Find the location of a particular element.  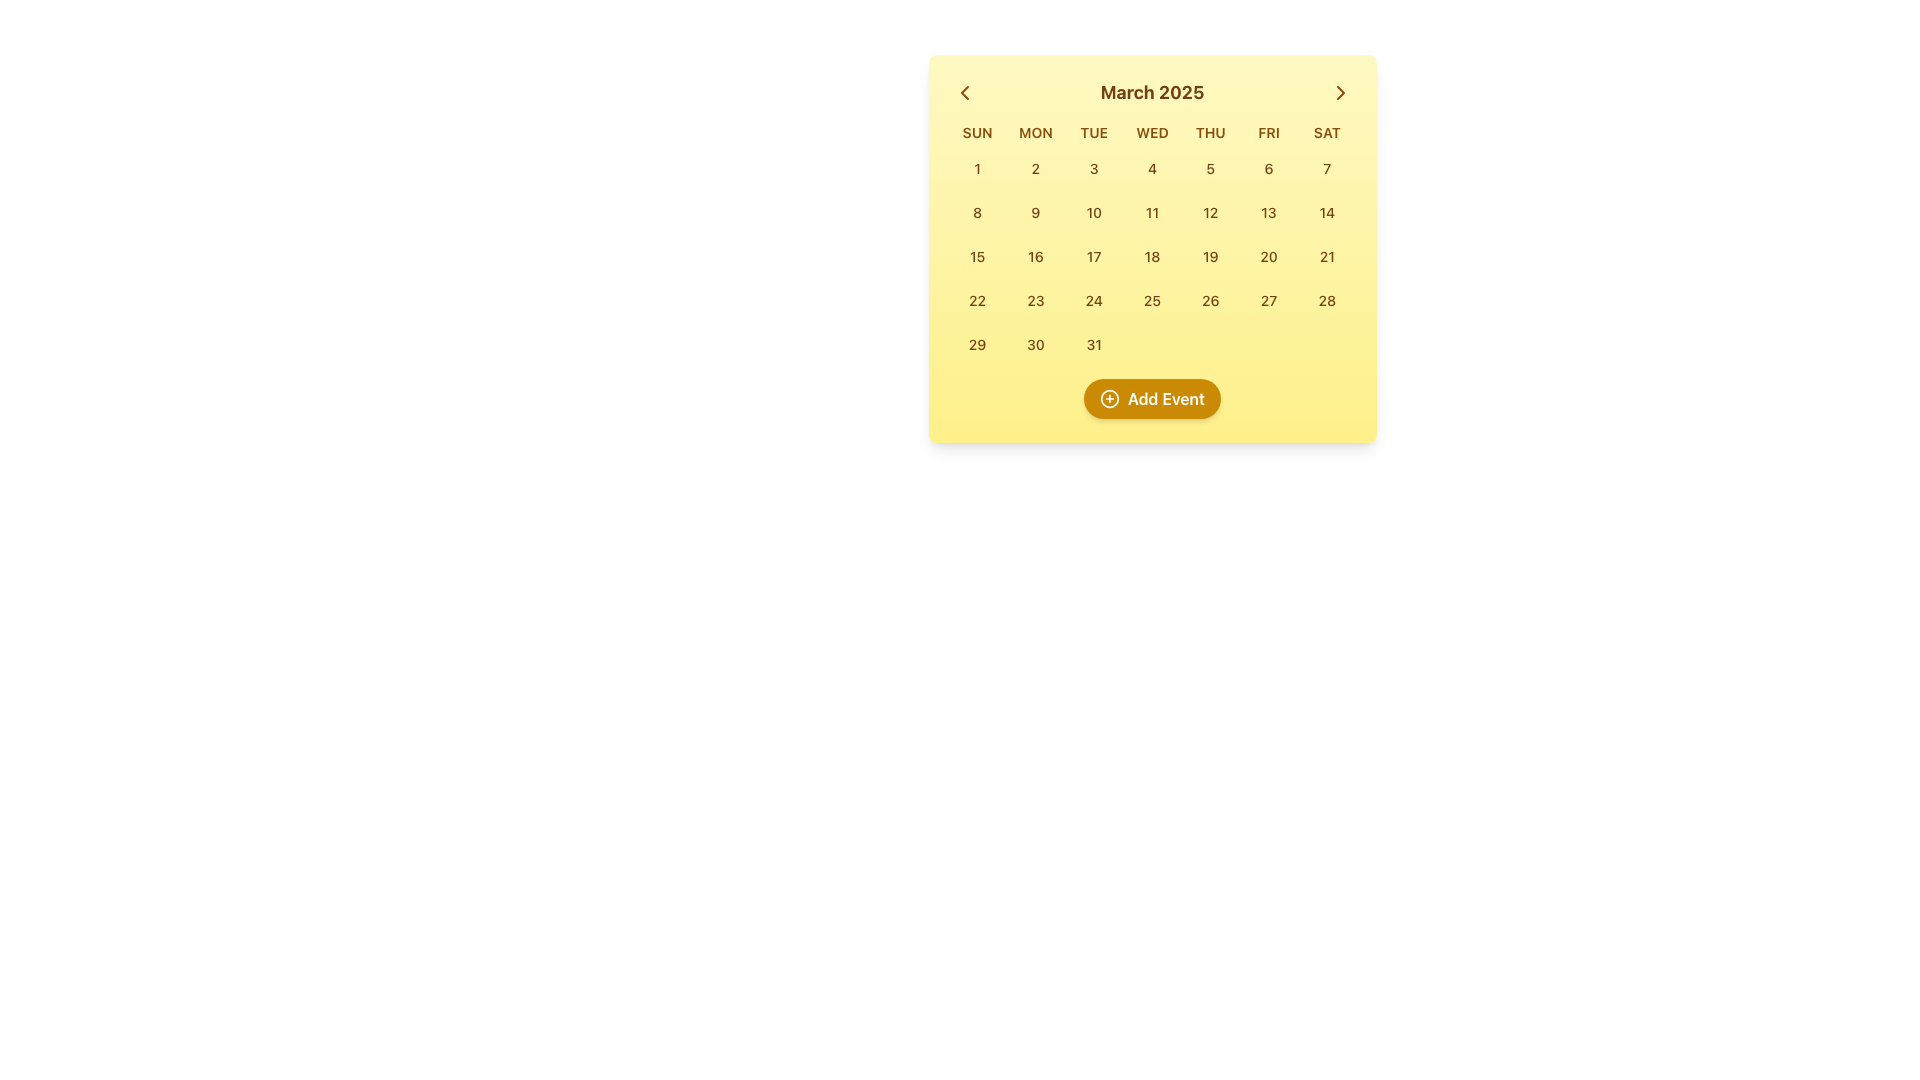

to select the date March 20, 2025, represented in the clickable calendar grid cell located in the fourth row and sixth column of the calendar is located at coordinates (1268, 256).